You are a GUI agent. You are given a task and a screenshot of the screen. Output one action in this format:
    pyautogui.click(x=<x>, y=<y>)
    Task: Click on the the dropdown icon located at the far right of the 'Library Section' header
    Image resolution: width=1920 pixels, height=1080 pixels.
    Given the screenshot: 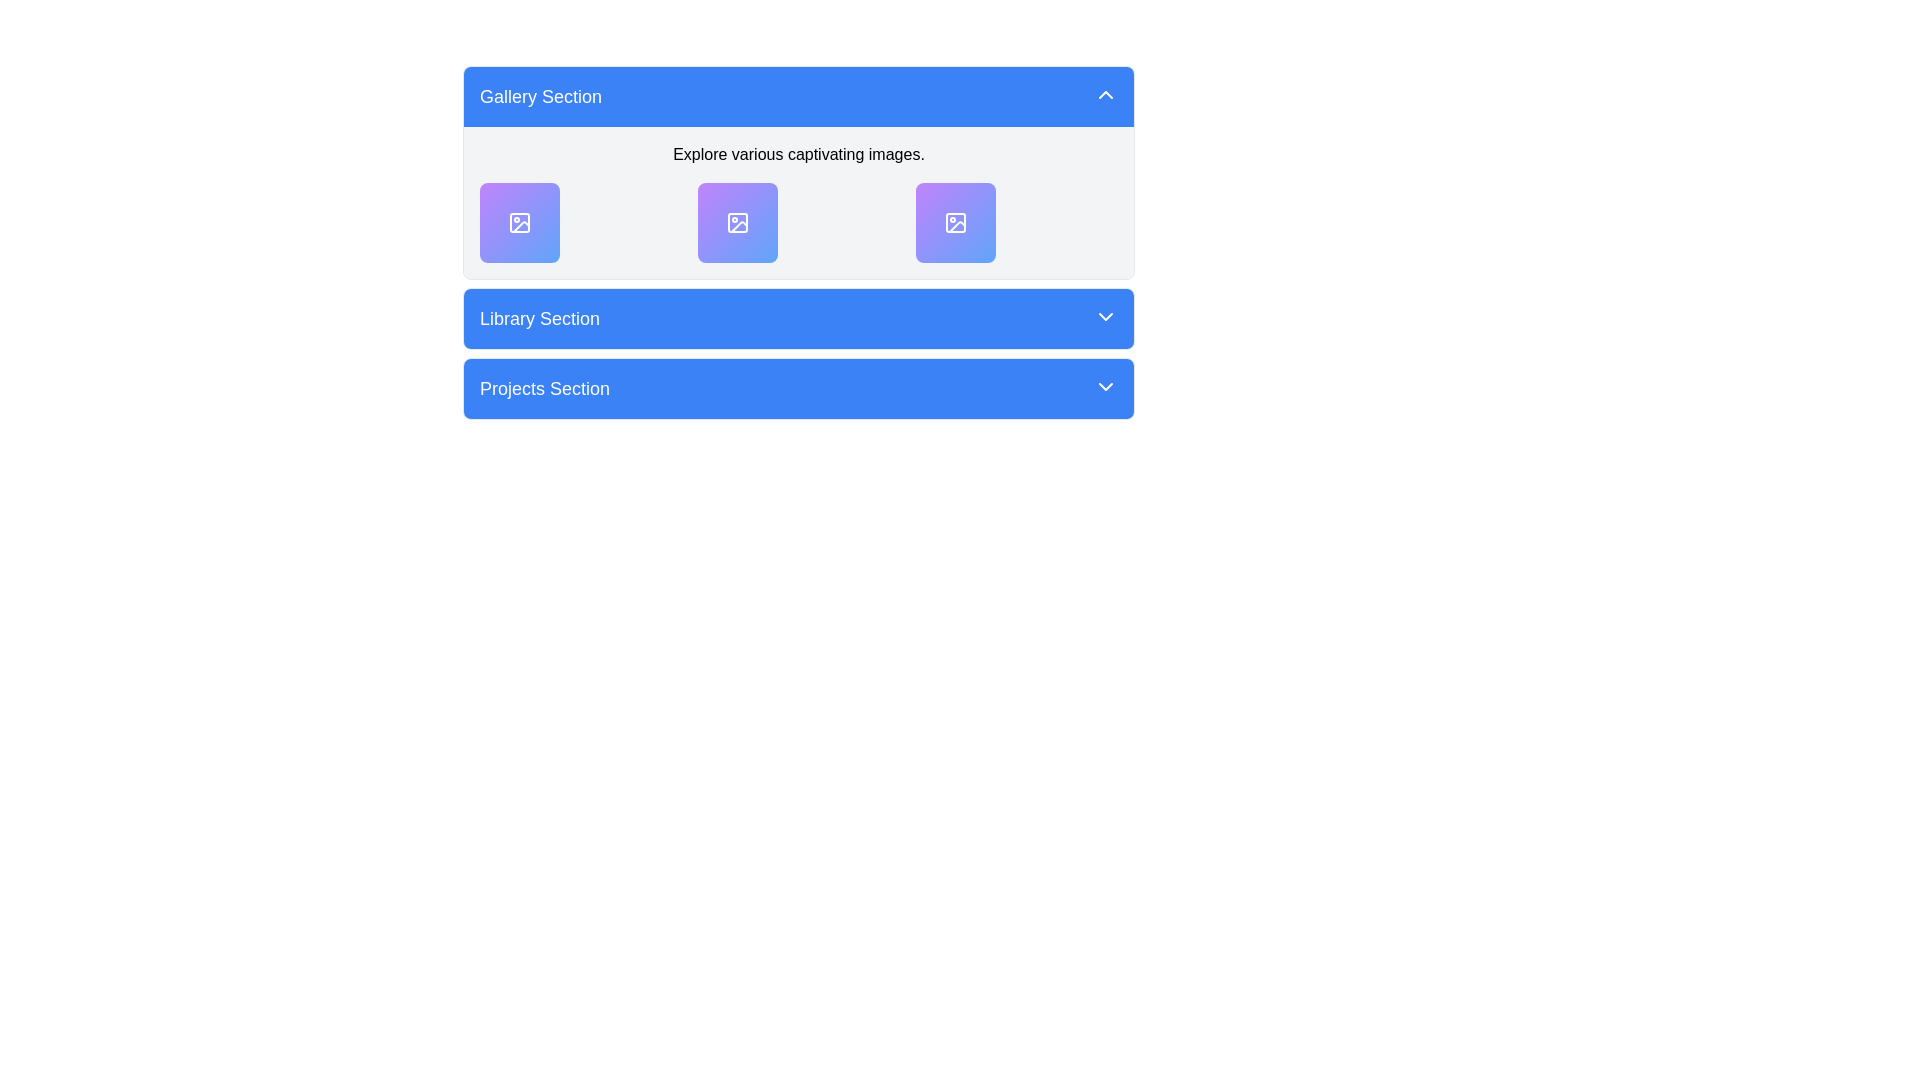 What is the action you would take?
    pyautogui.click(x=1104, y=315)
    